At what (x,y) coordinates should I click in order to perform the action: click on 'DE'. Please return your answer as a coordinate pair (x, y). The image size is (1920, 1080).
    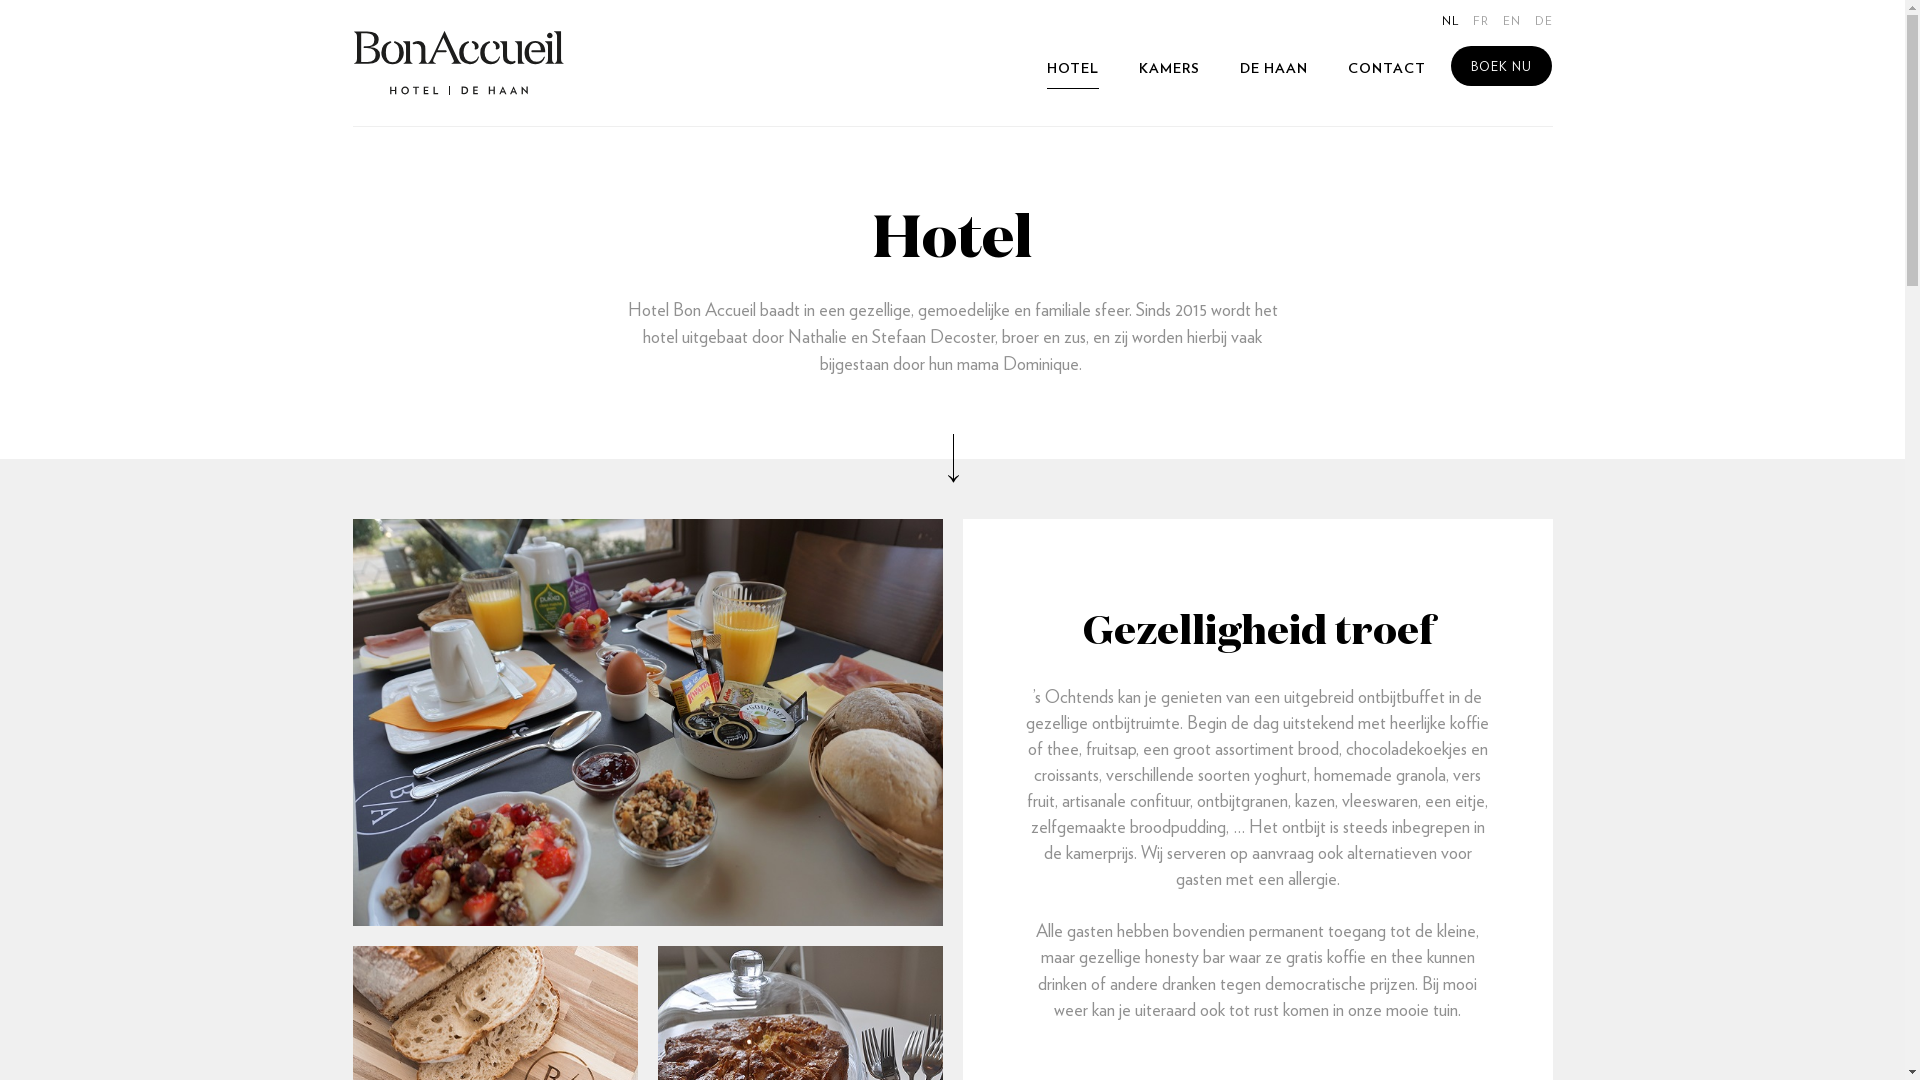
    Looking at the image, I should click on (1541, 21).